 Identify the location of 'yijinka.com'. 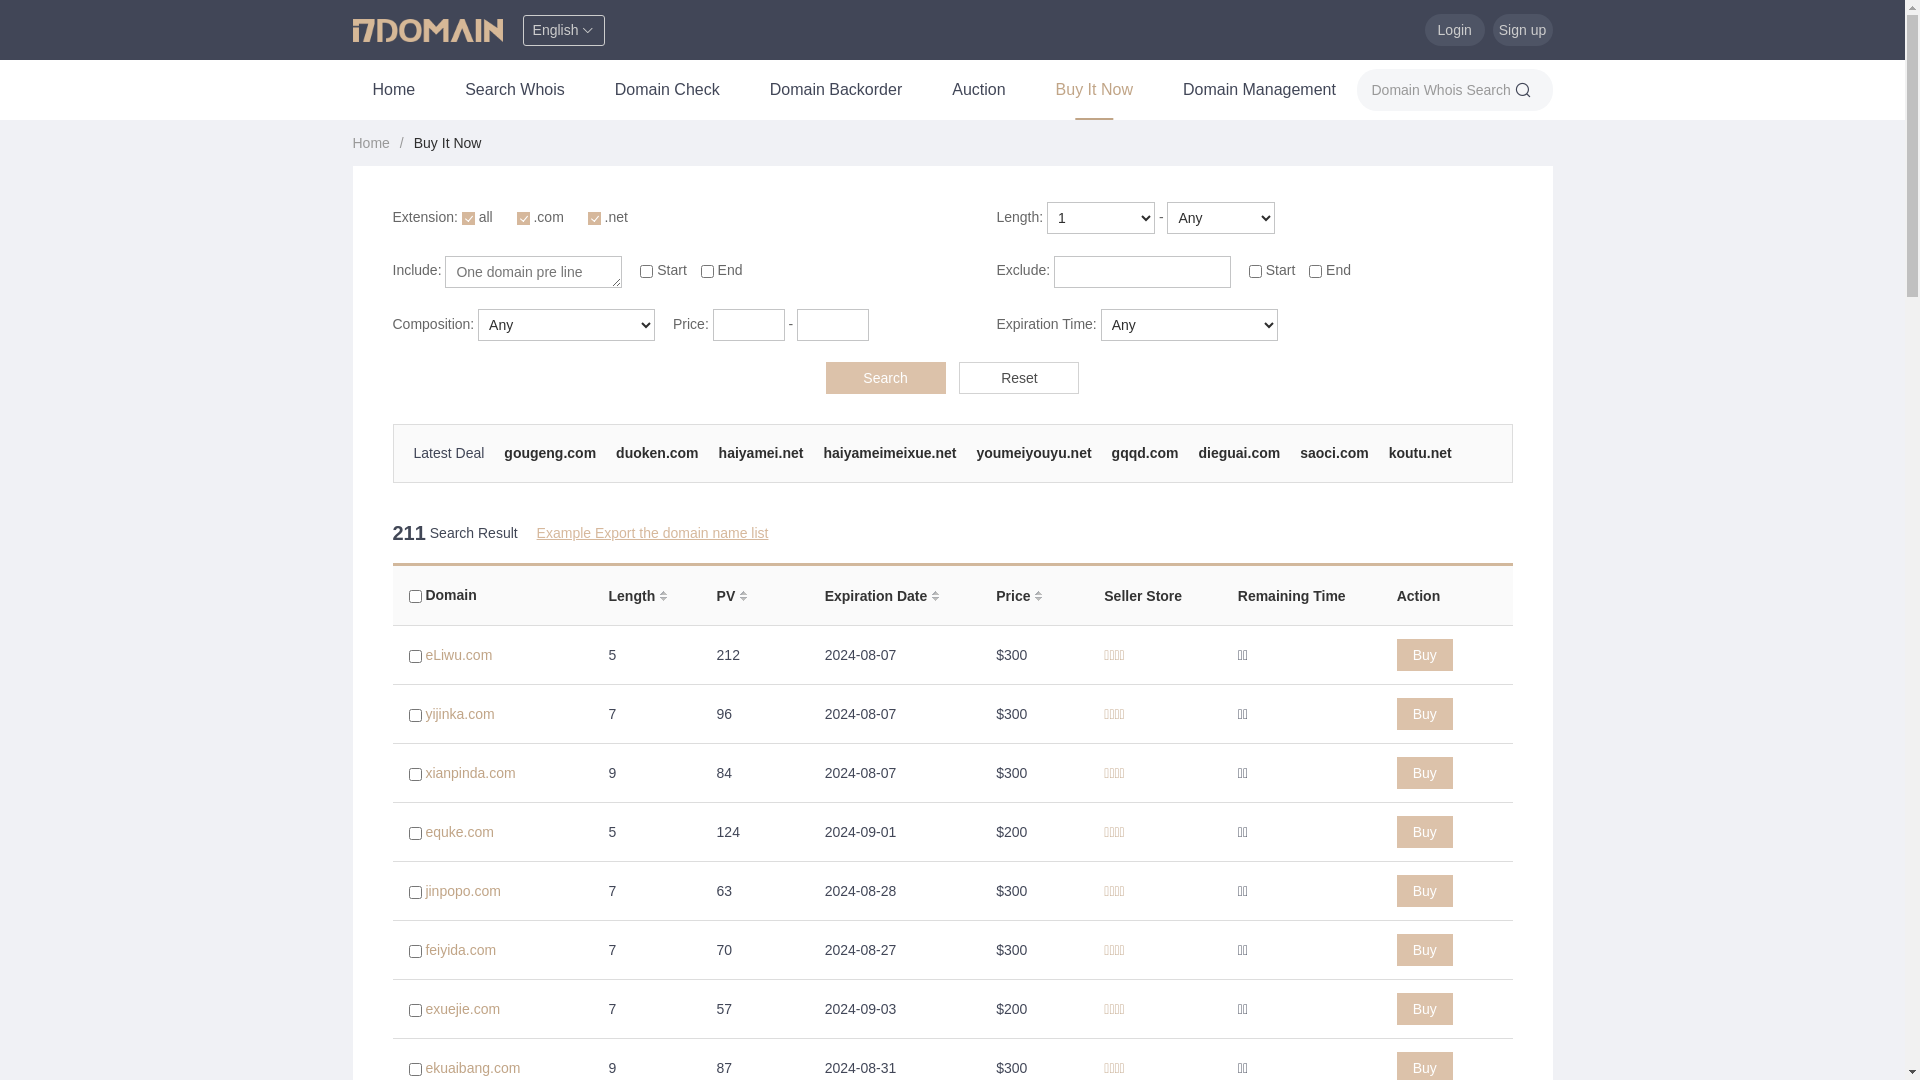
(458, 712).